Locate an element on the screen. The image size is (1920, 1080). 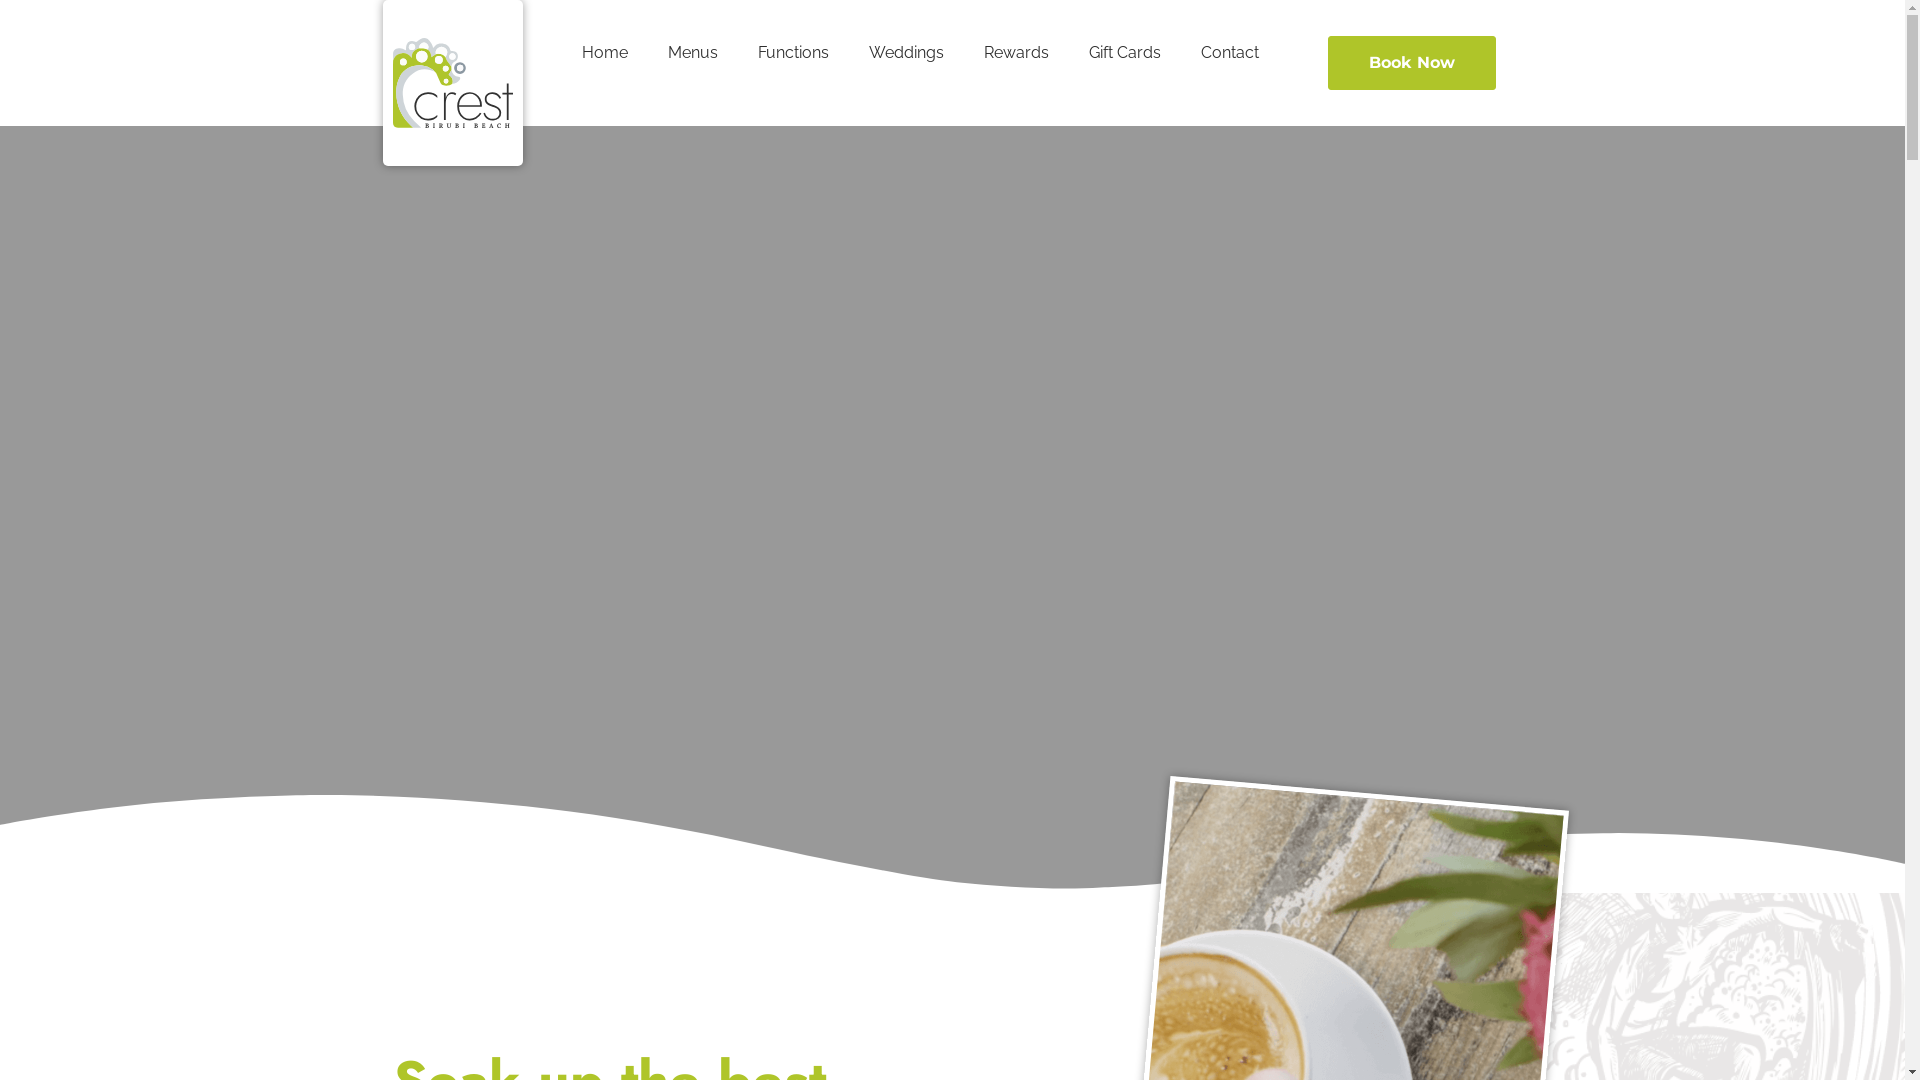
'Gift Cards' is located at coordinates (1124, 52).